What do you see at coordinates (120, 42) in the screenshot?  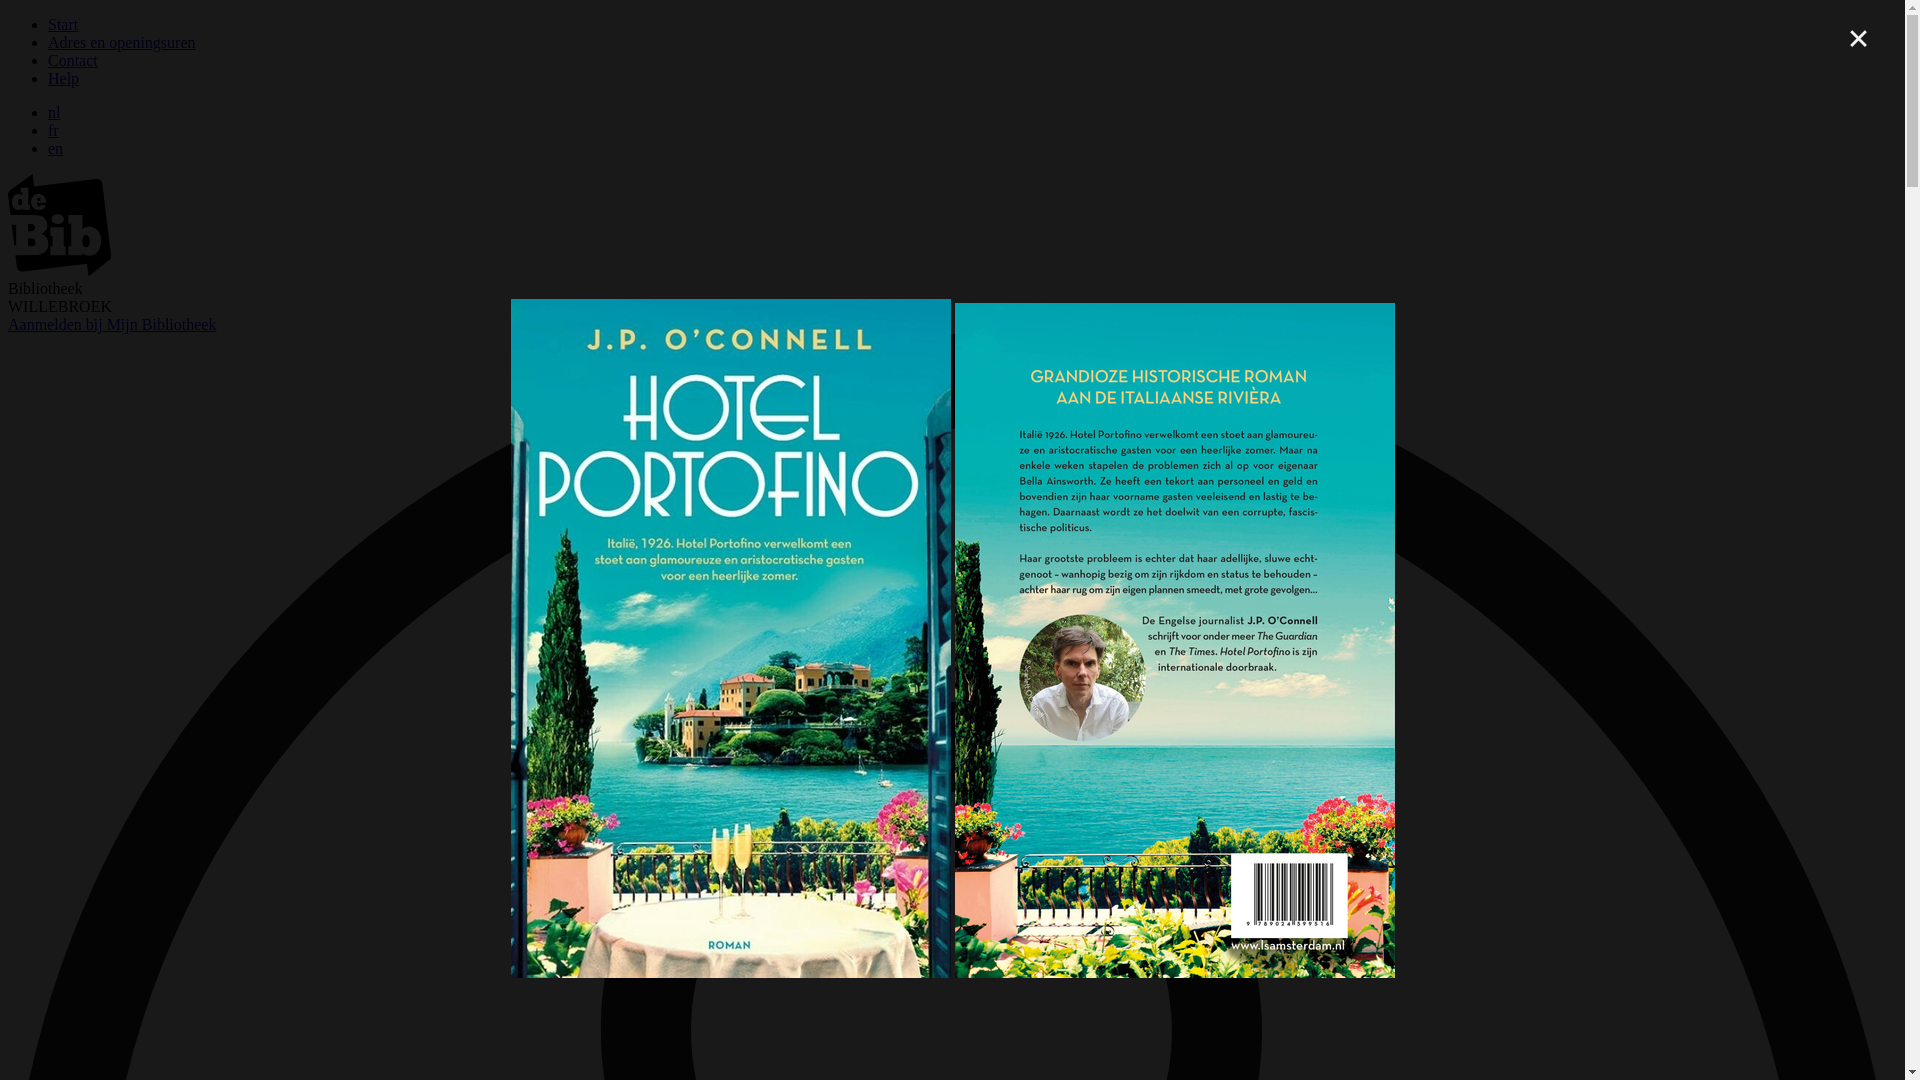 I see `'Adres en openingsuren'` at bounding box center [120, 42].